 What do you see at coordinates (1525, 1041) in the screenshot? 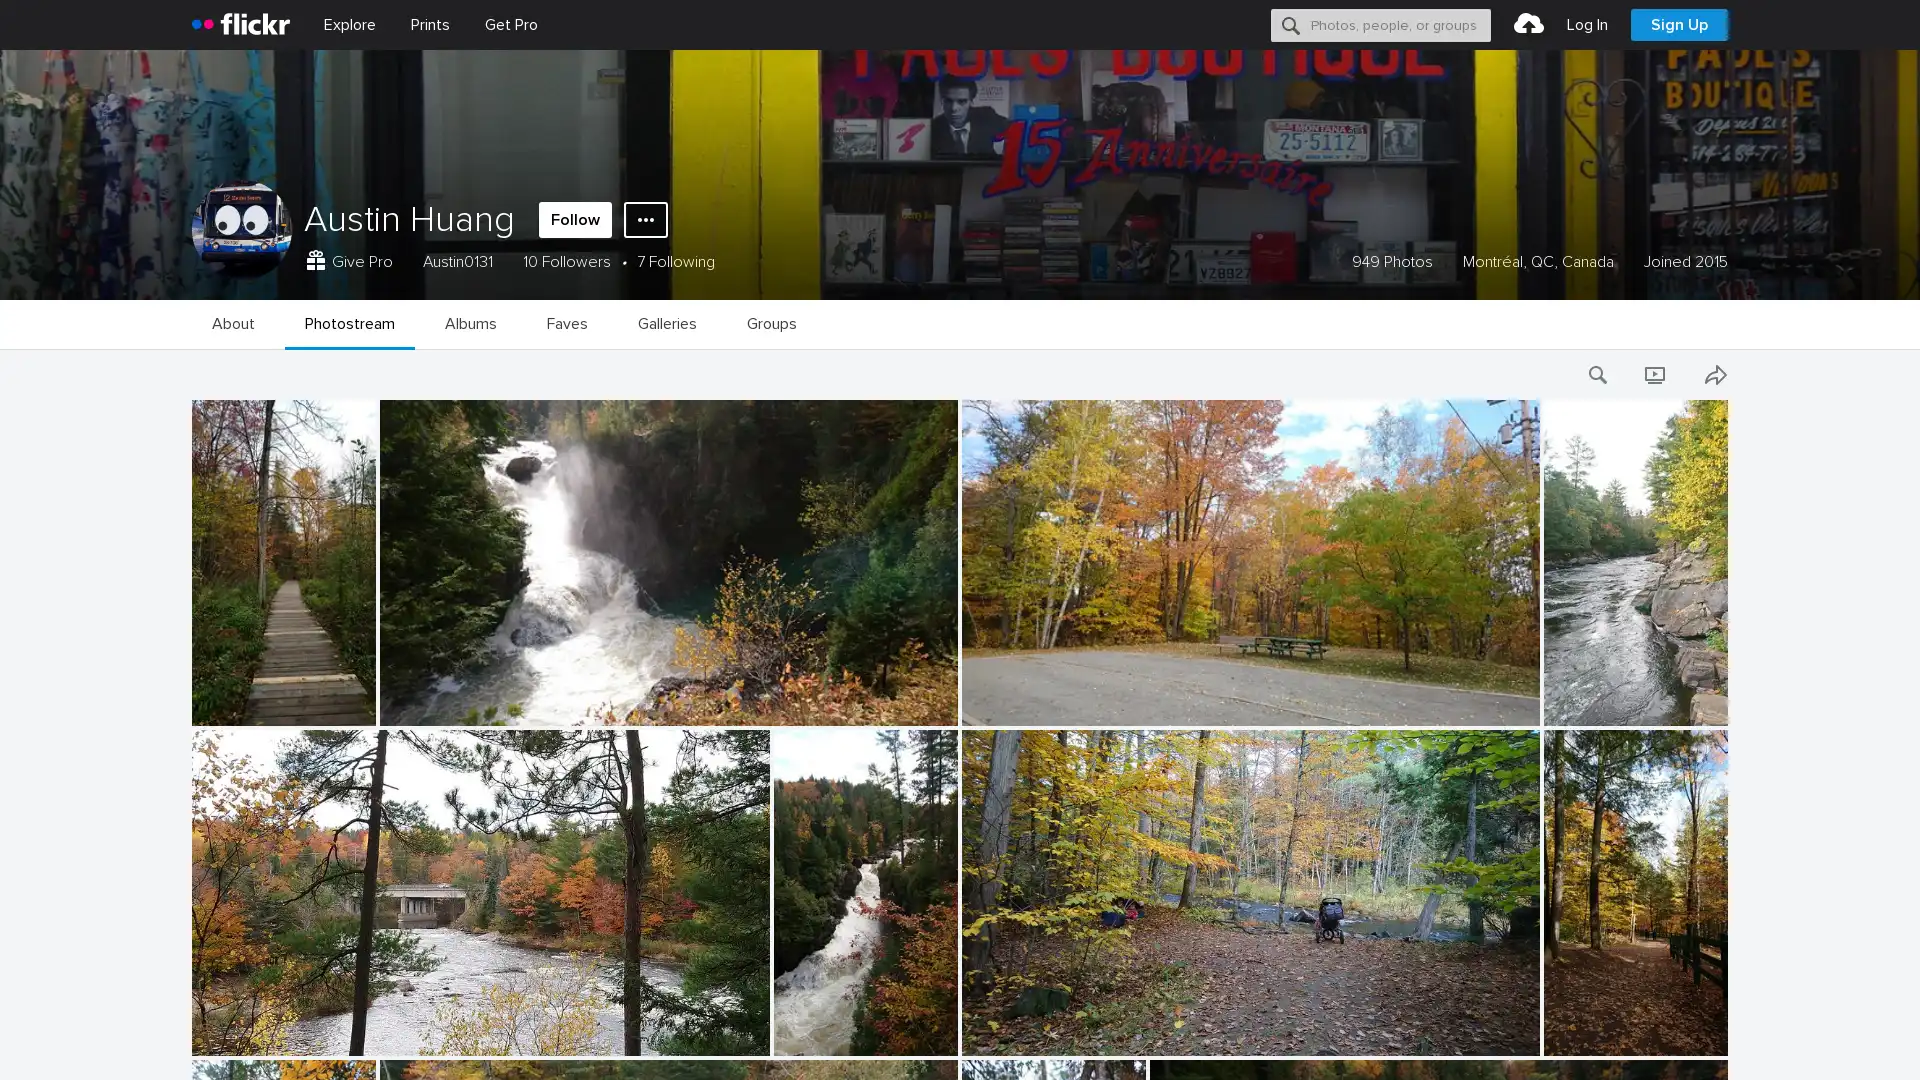
I see `Accept` at bounding box center [1525, 1041].